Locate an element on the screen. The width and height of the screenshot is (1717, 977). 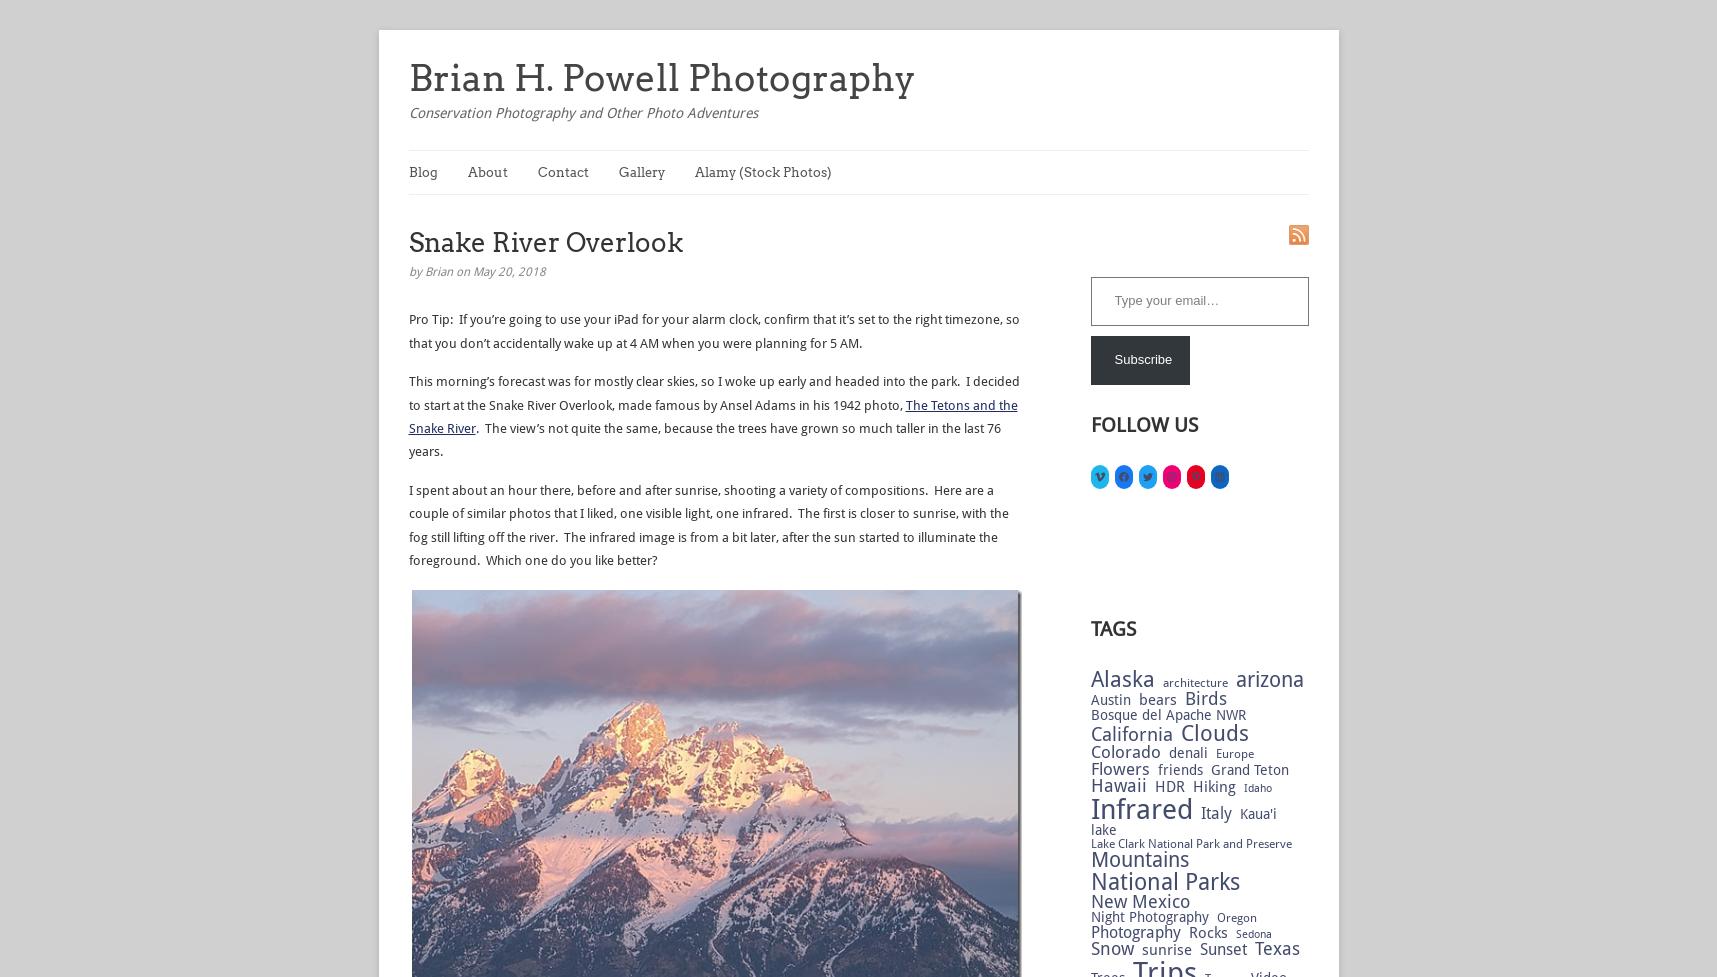
'Italy' is located at coordinates (1214, 812).